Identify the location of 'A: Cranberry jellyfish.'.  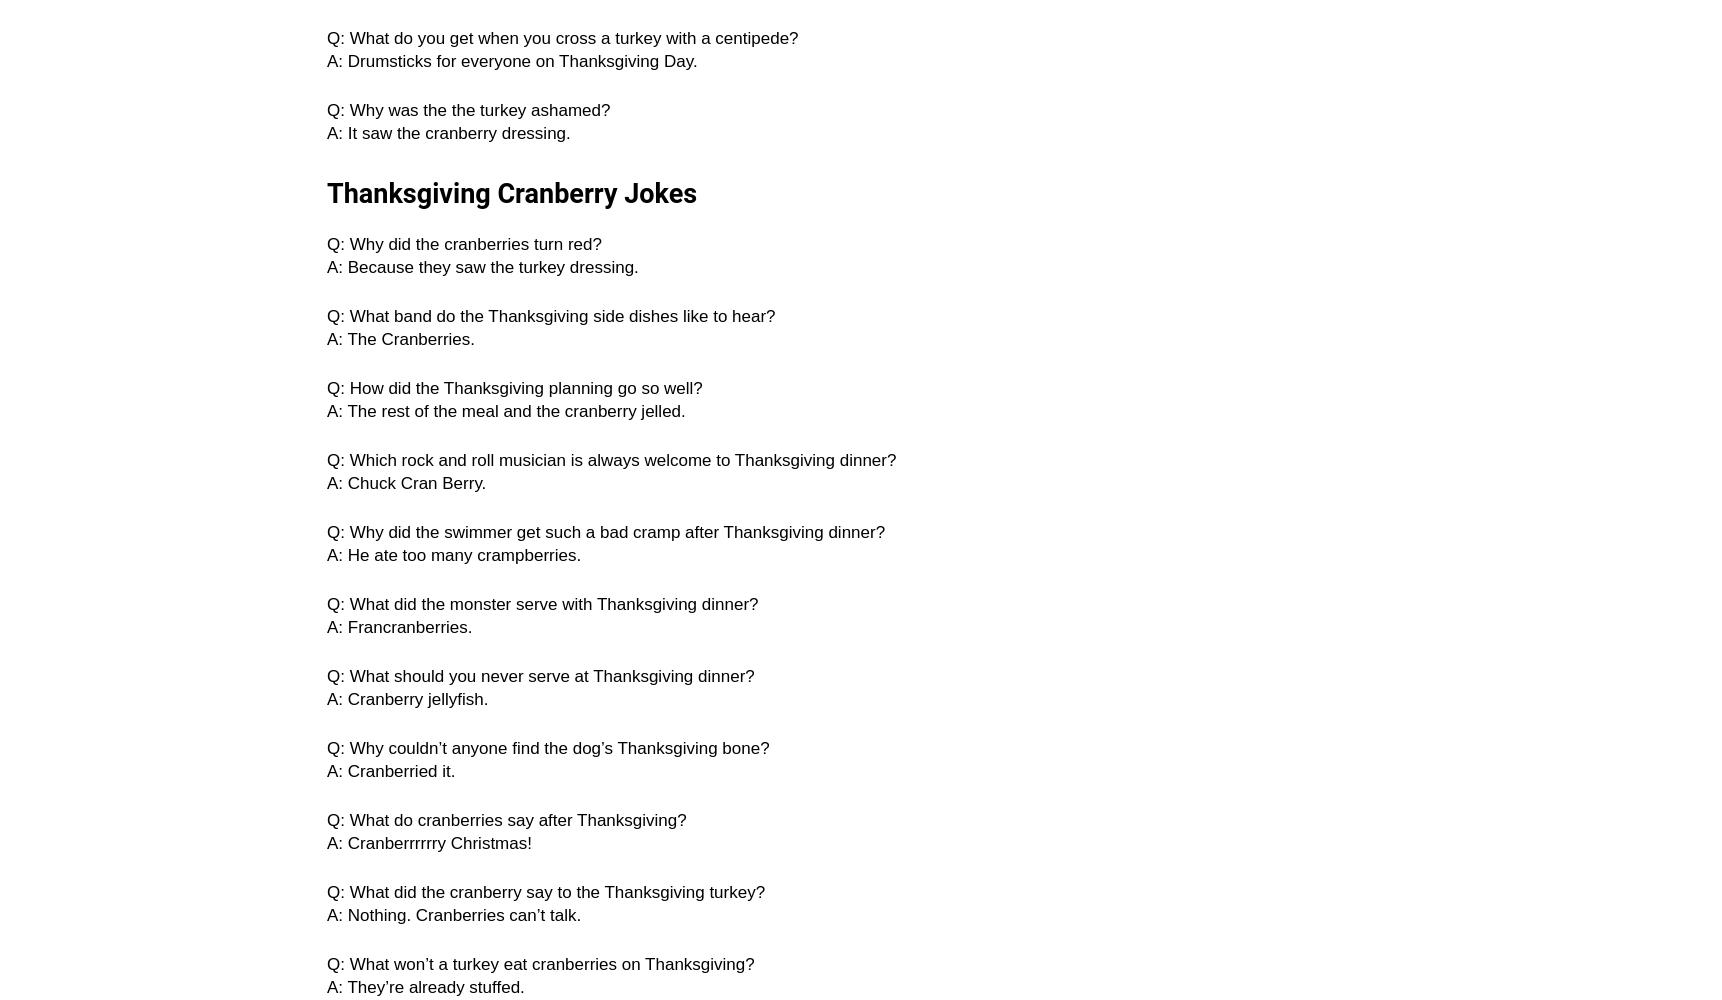
(407, 698).